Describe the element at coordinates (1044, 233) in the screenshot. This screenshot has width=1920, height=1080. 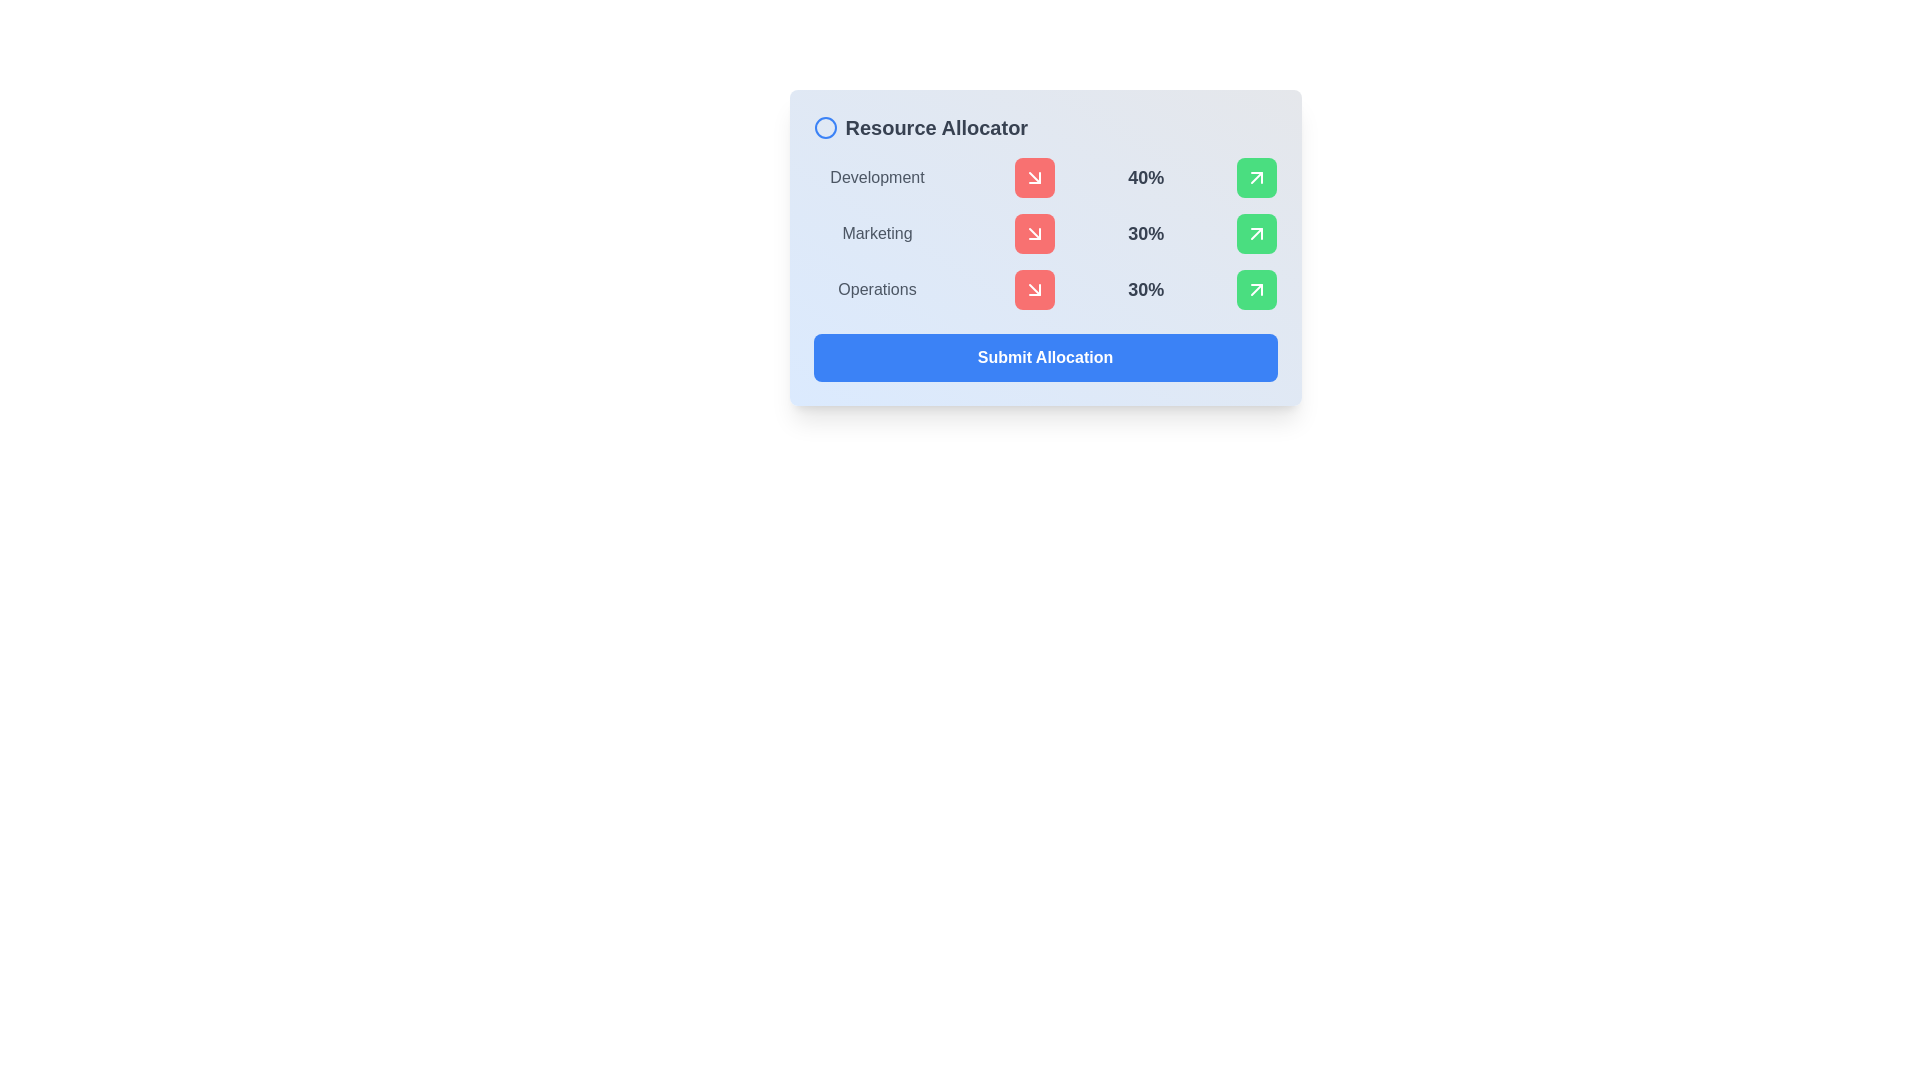
I see `the red button with a downward arrow icon located under the 'Marketing' label to decrease the percentage` at that location.